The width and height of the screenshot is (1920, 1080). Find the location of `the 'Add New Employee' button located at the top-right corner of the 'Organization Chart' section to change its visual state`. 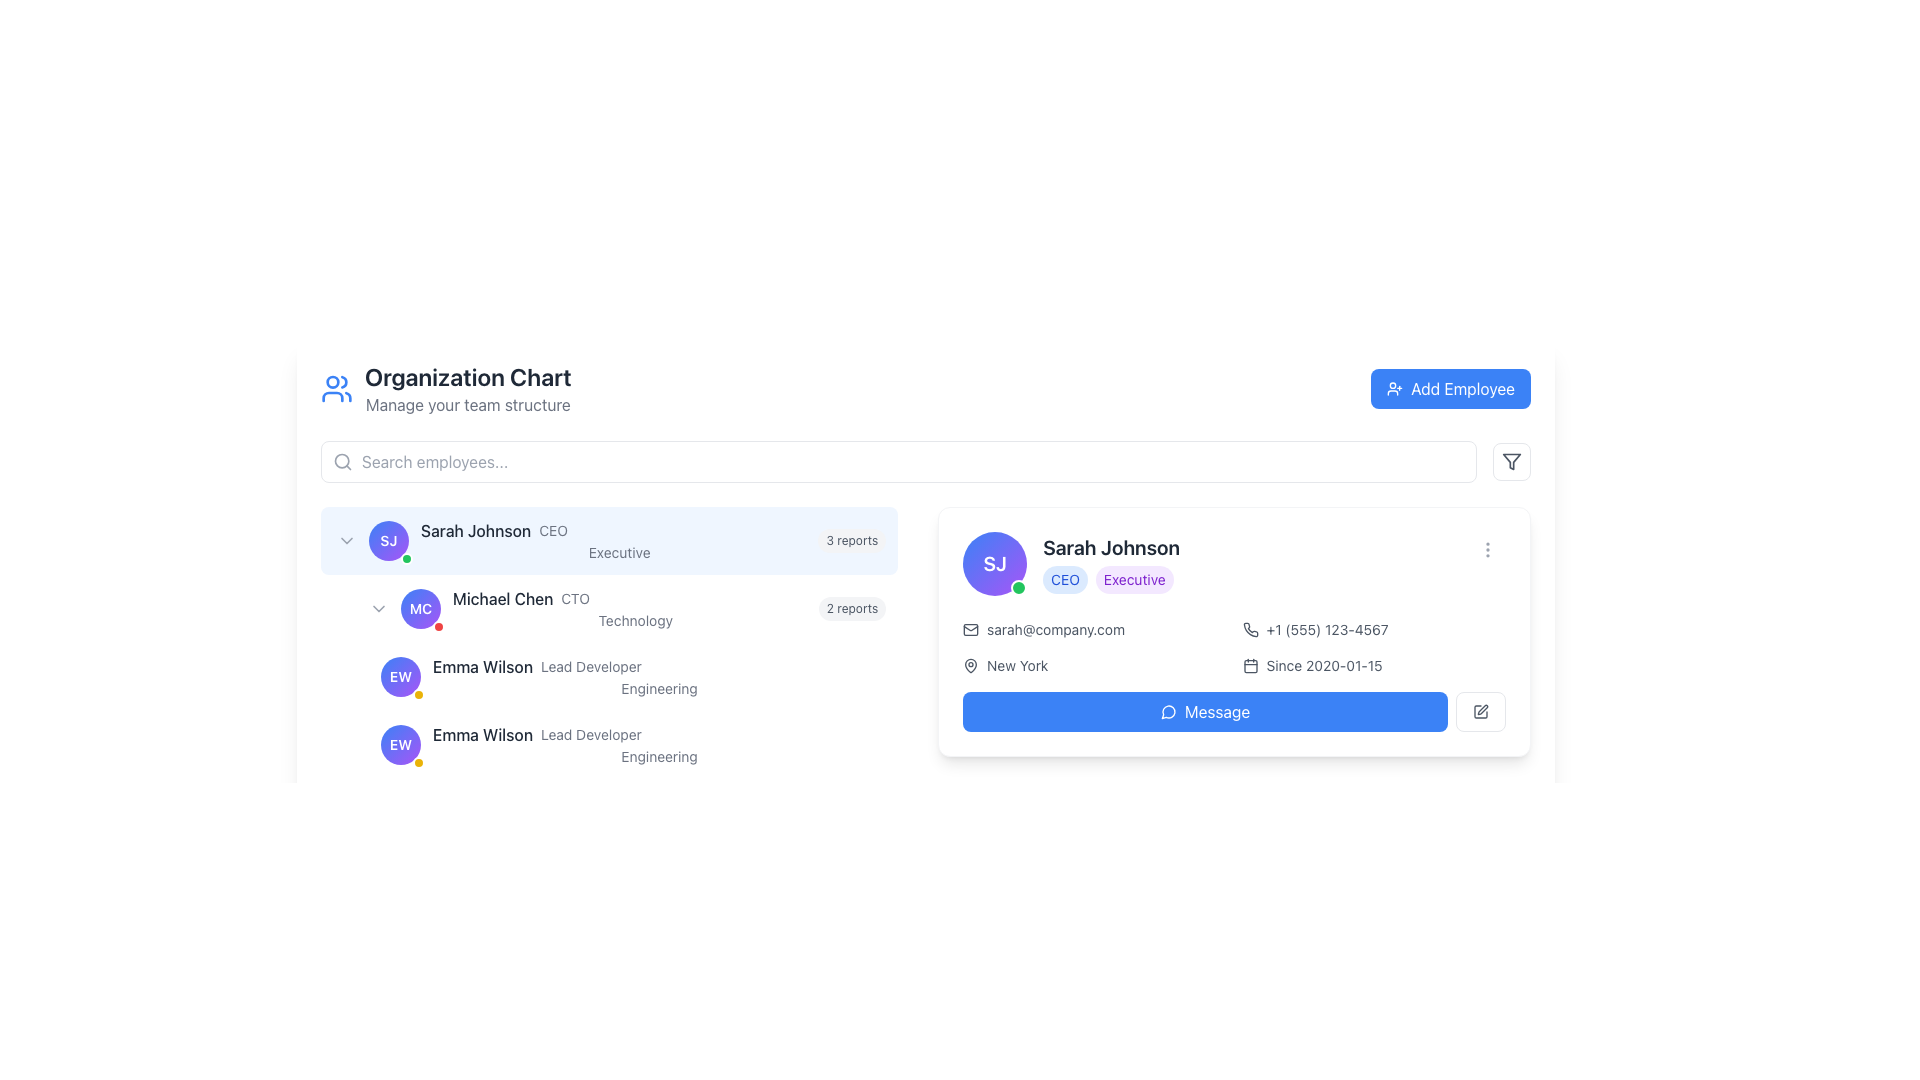

the 'Add New Employee' button located at the top-right corner of the 'Organization Chart' section to change its visual state is located at coordinates (1451, 389).